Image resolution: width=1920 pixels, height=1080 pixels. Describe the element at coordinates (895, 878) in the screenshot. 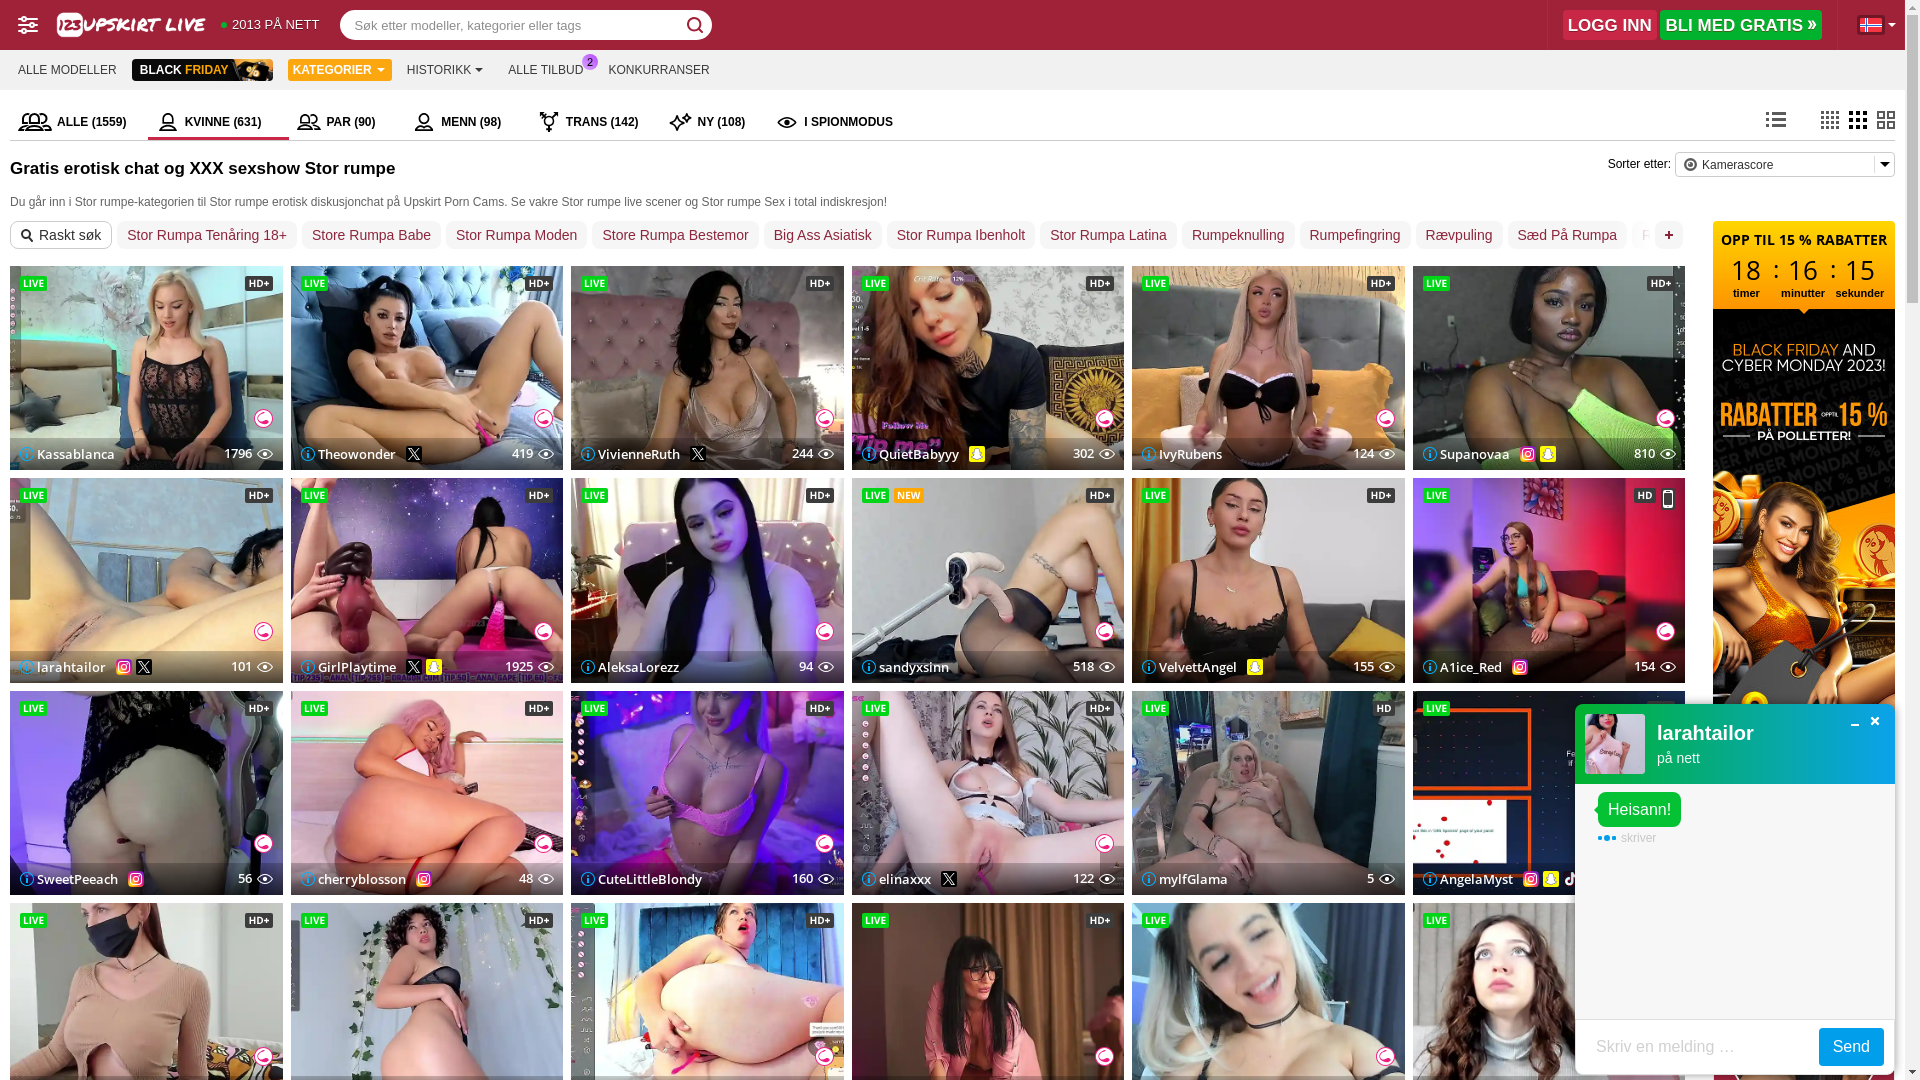

I see `'elinaxxx'` at that location.